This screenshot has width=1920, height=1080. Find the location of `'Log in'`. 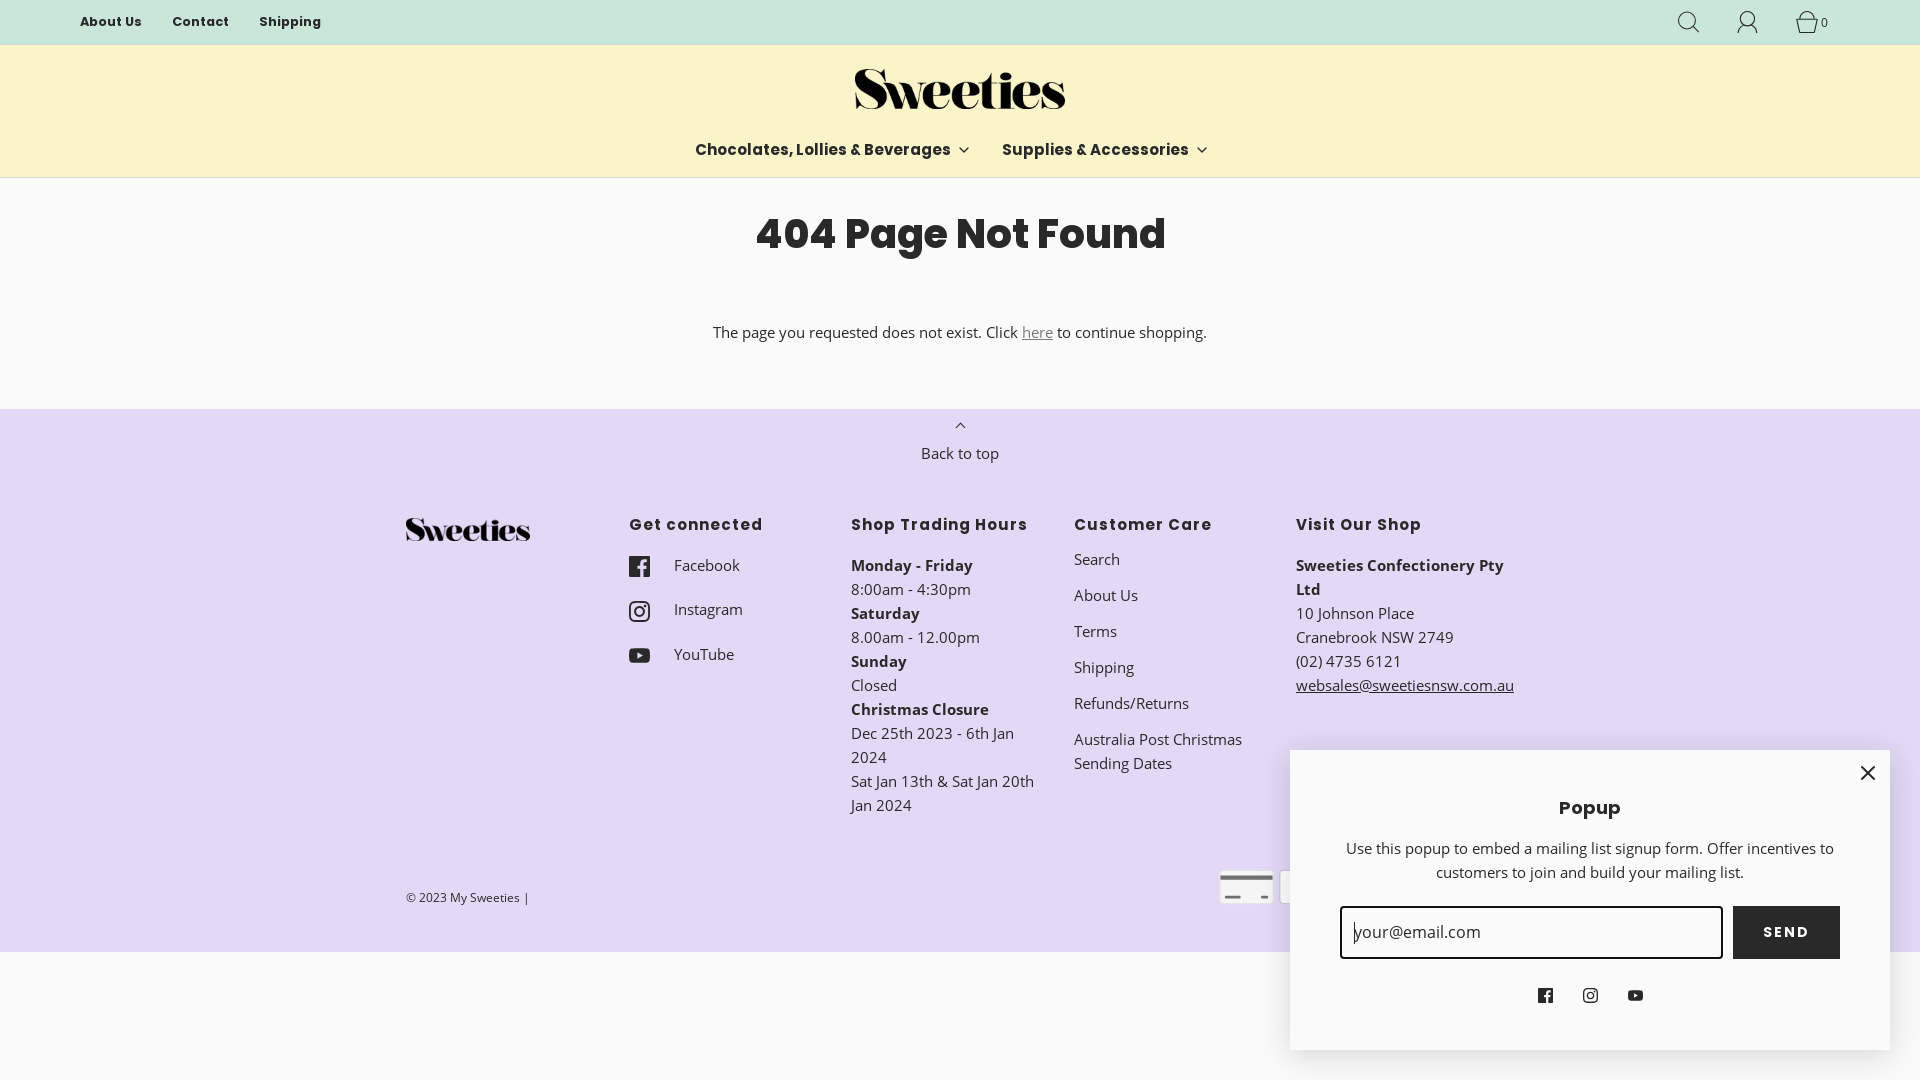

'Log in' is located at coordinates (1757, 22).